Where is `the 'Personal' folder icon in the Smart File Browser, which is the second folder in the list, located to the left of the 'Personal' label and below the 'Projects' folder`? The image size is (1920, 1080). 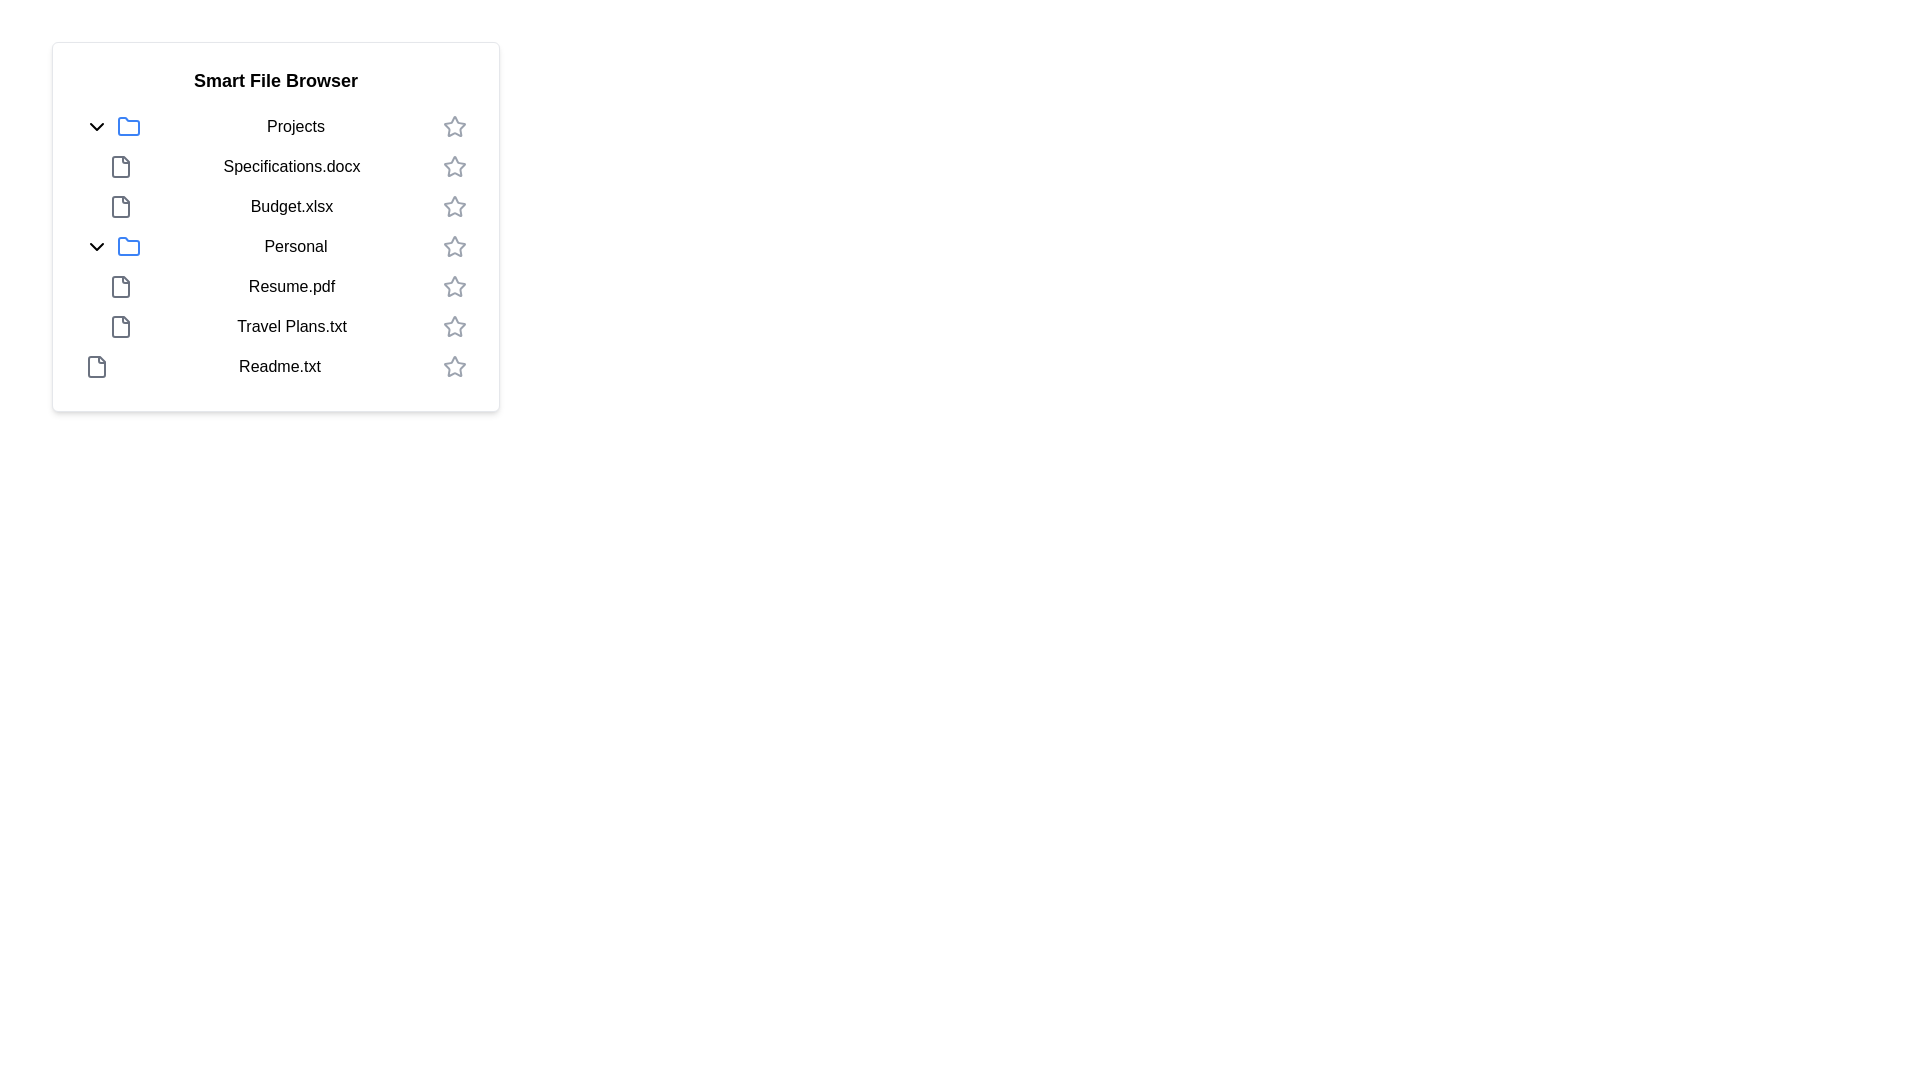
the 'Personal' folder icon in the Smart File Browser, which is the second folder in the list, located to the left of the 'Personal' label and below the 'Projects' folder is located at coordinates (128, 245).